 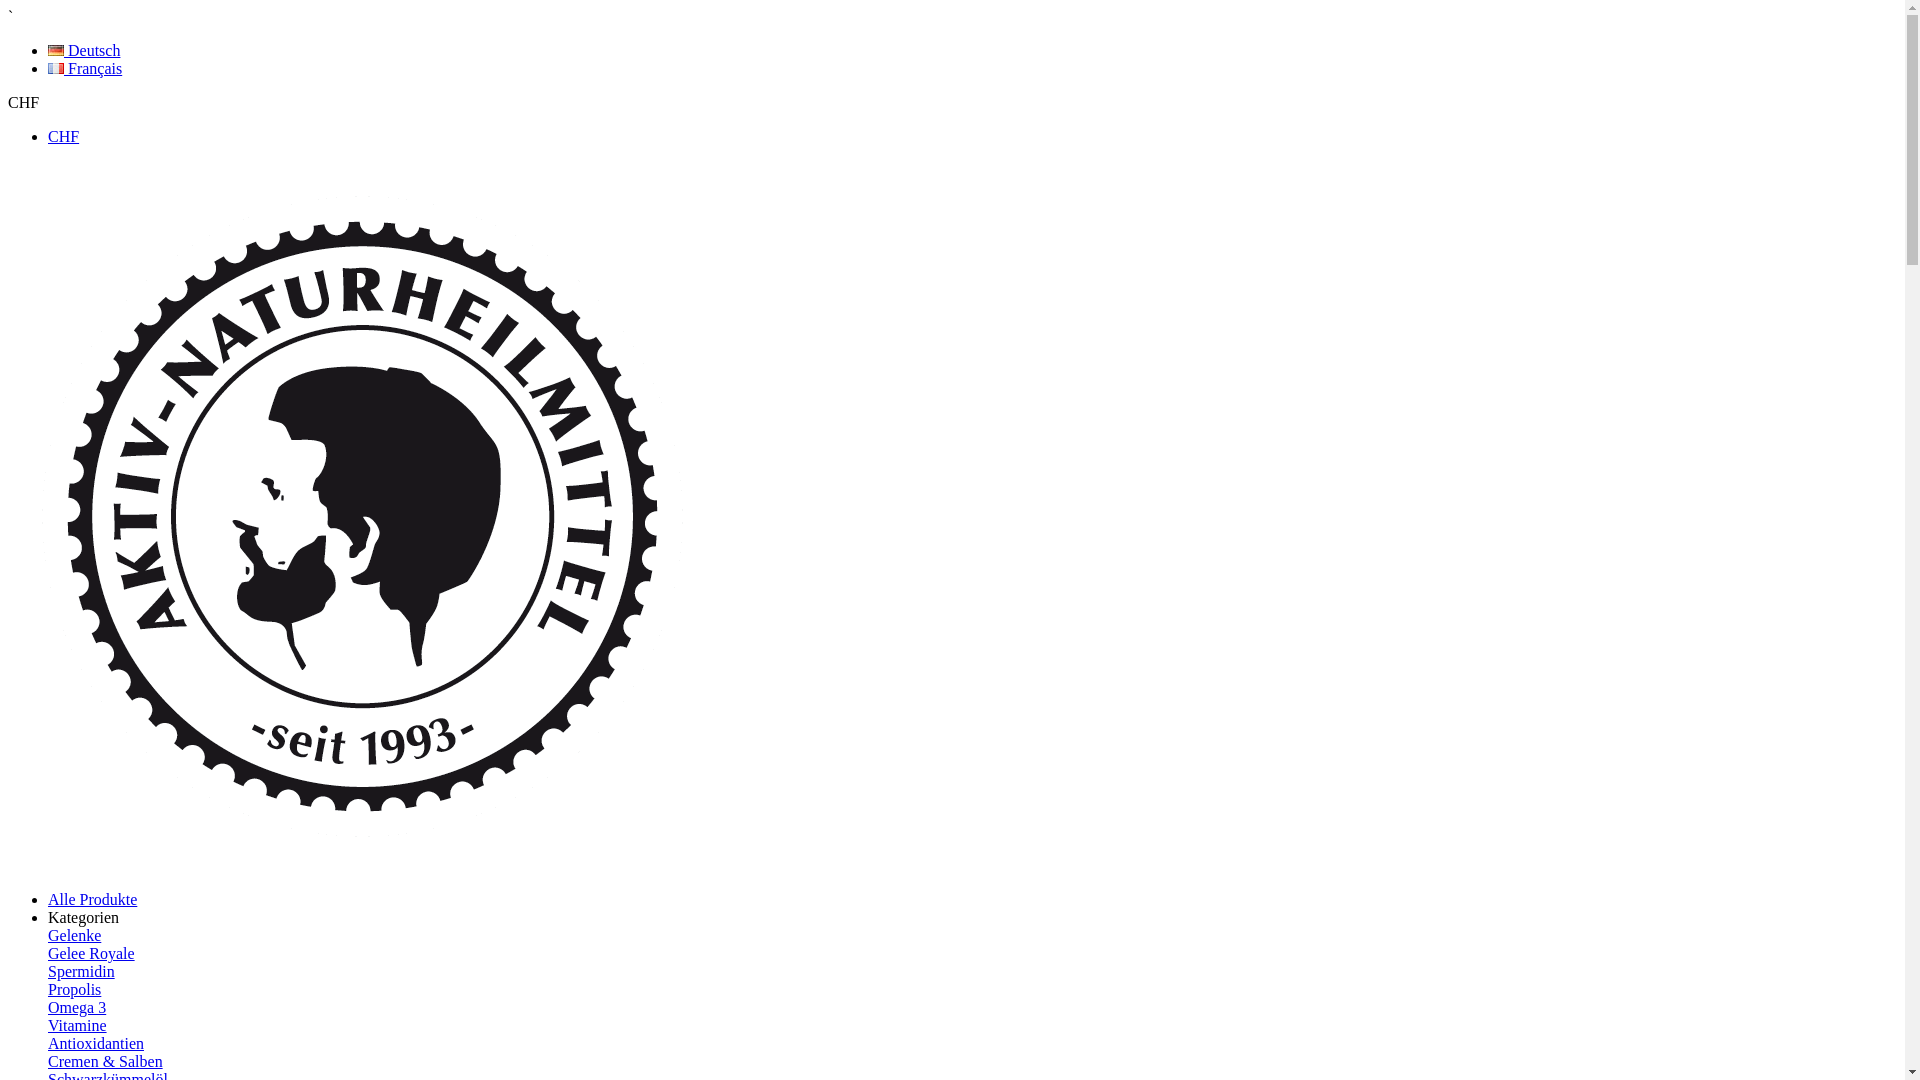 I want to click on 'Propolis', so click(x=74, y=988).